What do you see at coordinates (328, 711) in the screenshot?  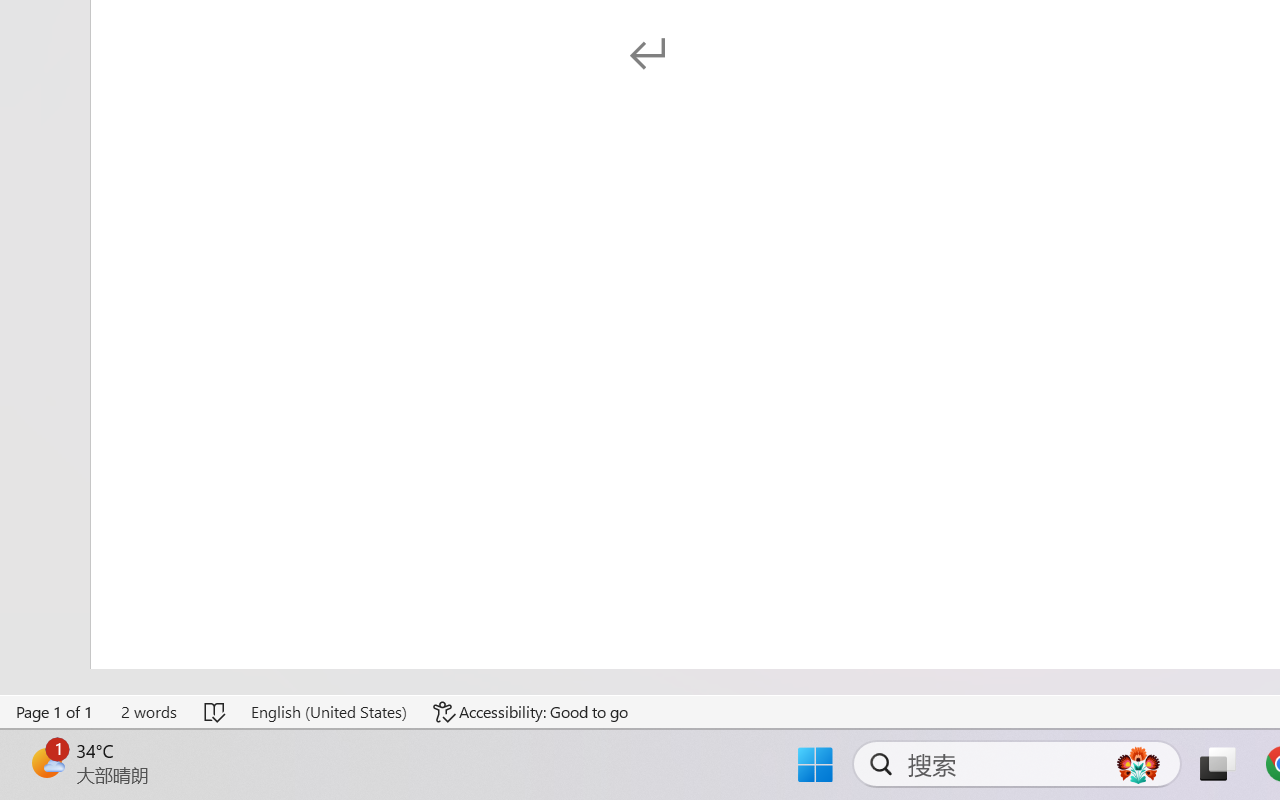 I see `'Language English (United States)'` at bounding box center [328, 711].